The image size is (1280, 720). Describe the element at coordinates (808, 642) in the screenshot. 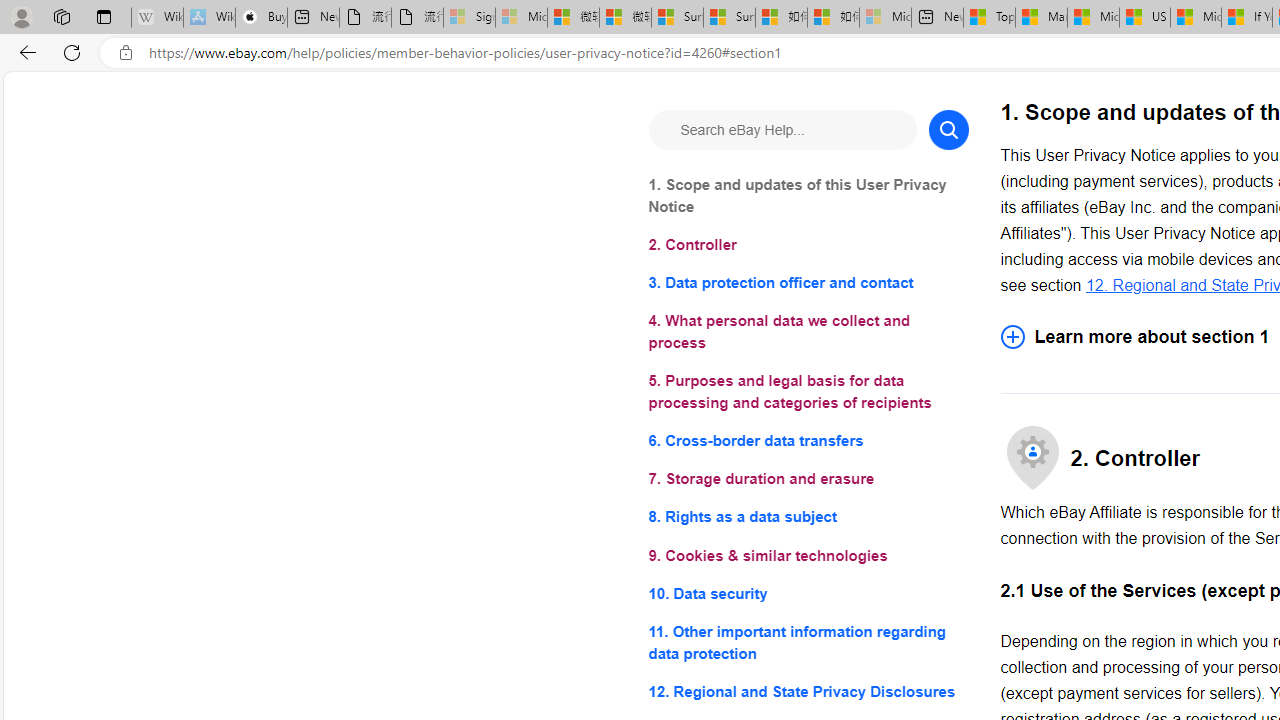

I see `'11. Other important information regarding data protection'` at that location.